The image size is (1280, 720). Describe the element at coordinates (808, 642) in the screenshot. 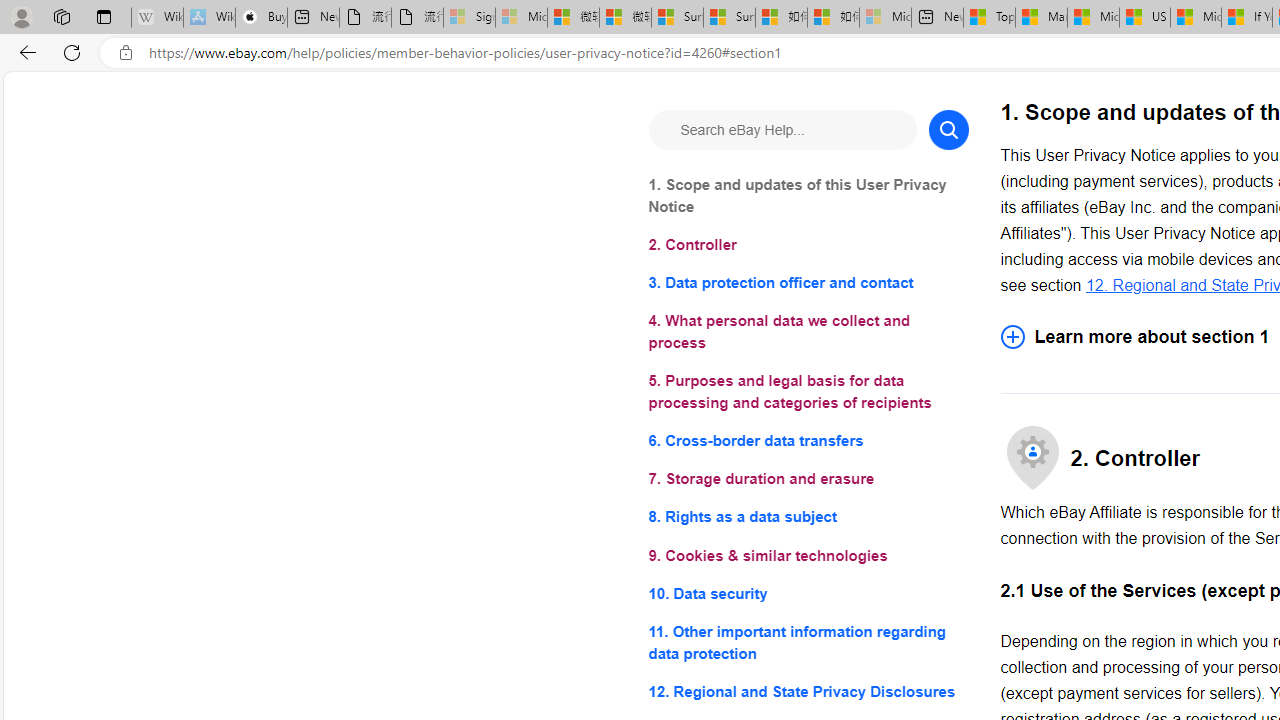

I see `'11. Other important information regarding data protection'` at that location.